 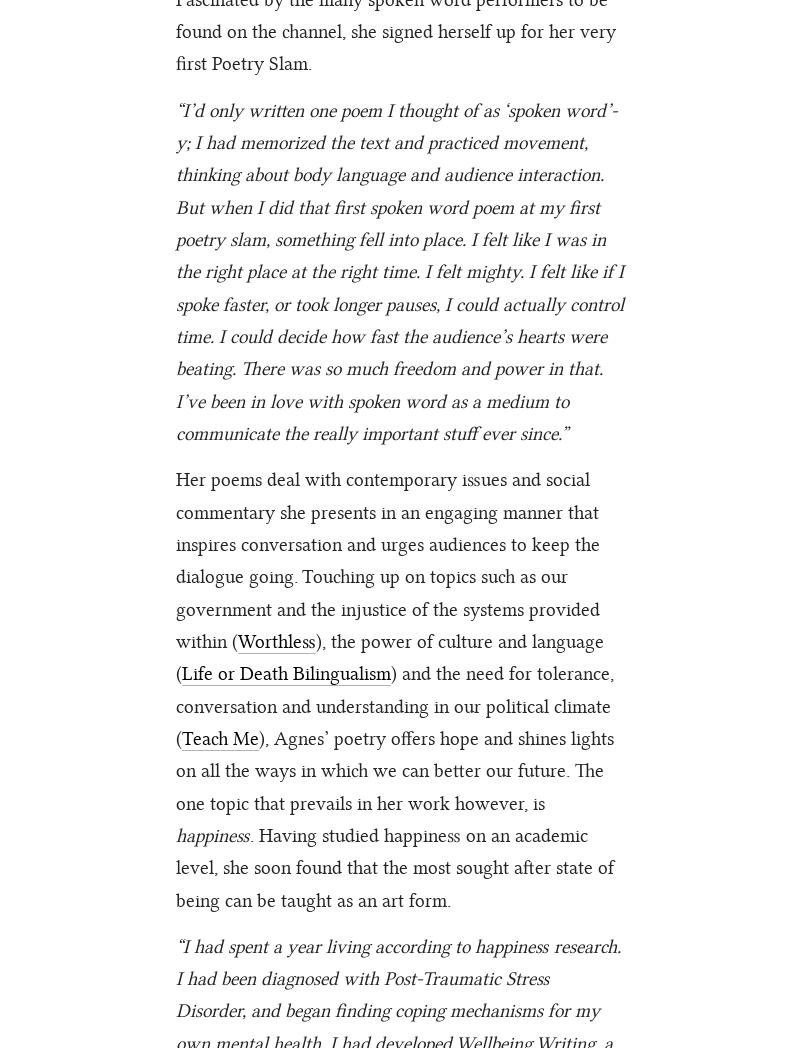 What do you see at coordinates (389, 656) in the screenshot?
I see `'), the power of culture and language ('` at bounding box center [389, 656].